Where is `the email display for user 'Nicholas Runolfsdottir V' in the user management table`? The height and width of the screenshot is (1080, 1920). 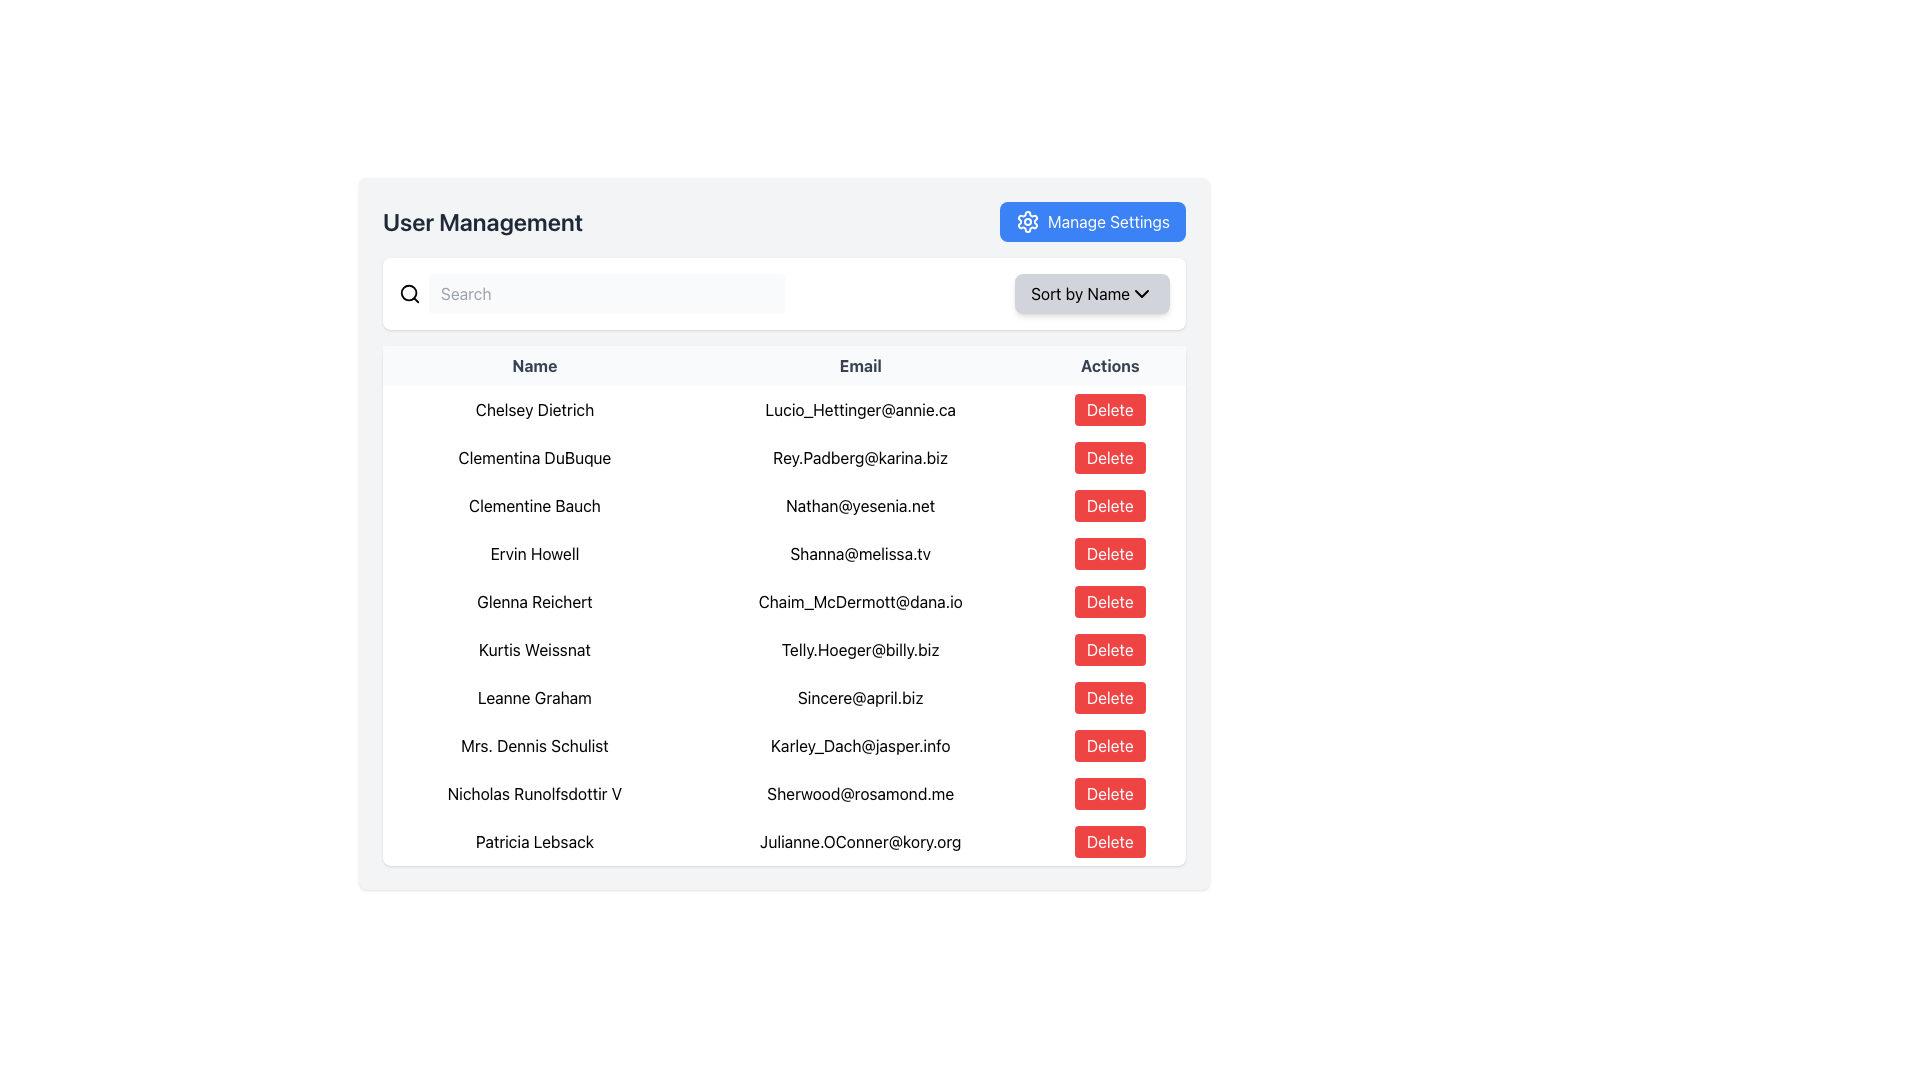
the email display for user 'Nicholas Runolfsdottir V' in the user management table is located at coordinates (860, 793).